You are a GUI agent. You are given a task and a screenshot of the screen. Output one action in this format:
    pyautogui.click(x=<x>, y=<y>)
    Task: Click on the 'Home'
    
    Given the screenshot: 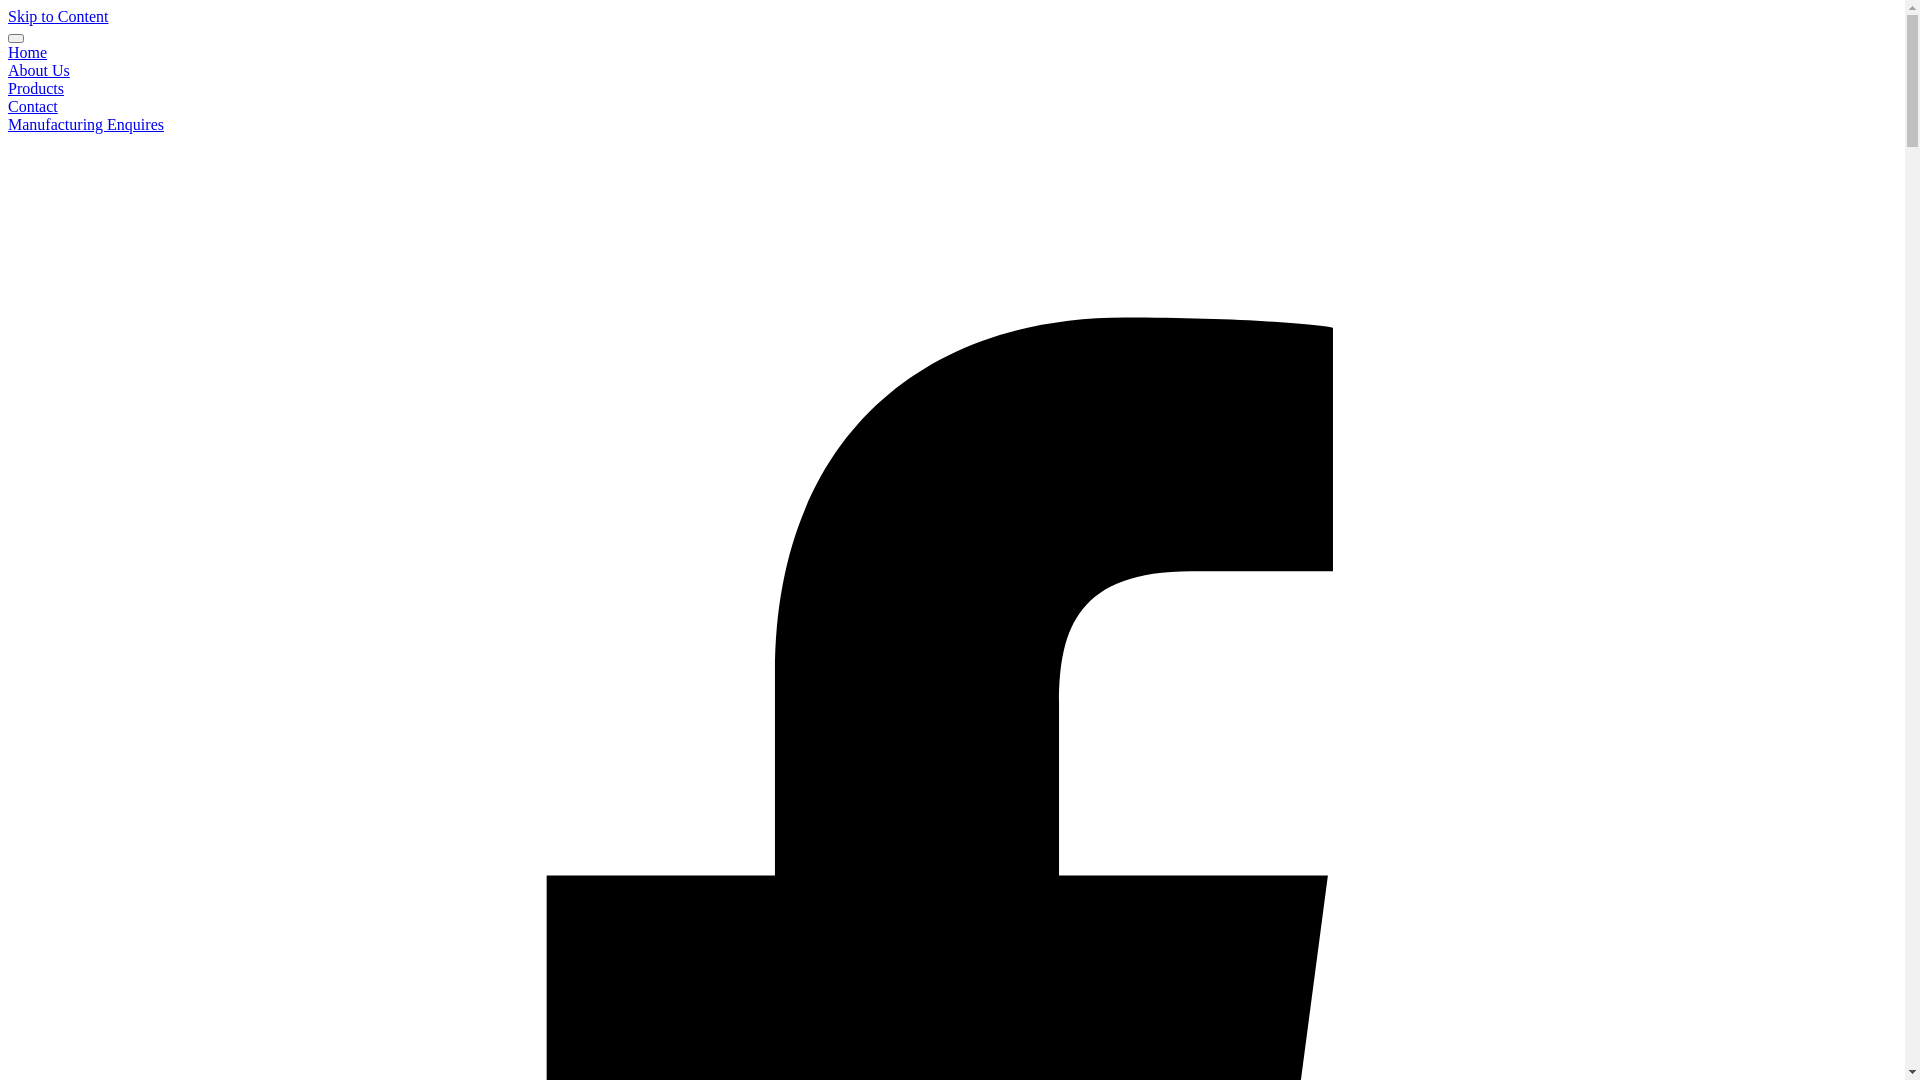 What is the action you would take?
    pyautogui.click(x=8, y=51)
    